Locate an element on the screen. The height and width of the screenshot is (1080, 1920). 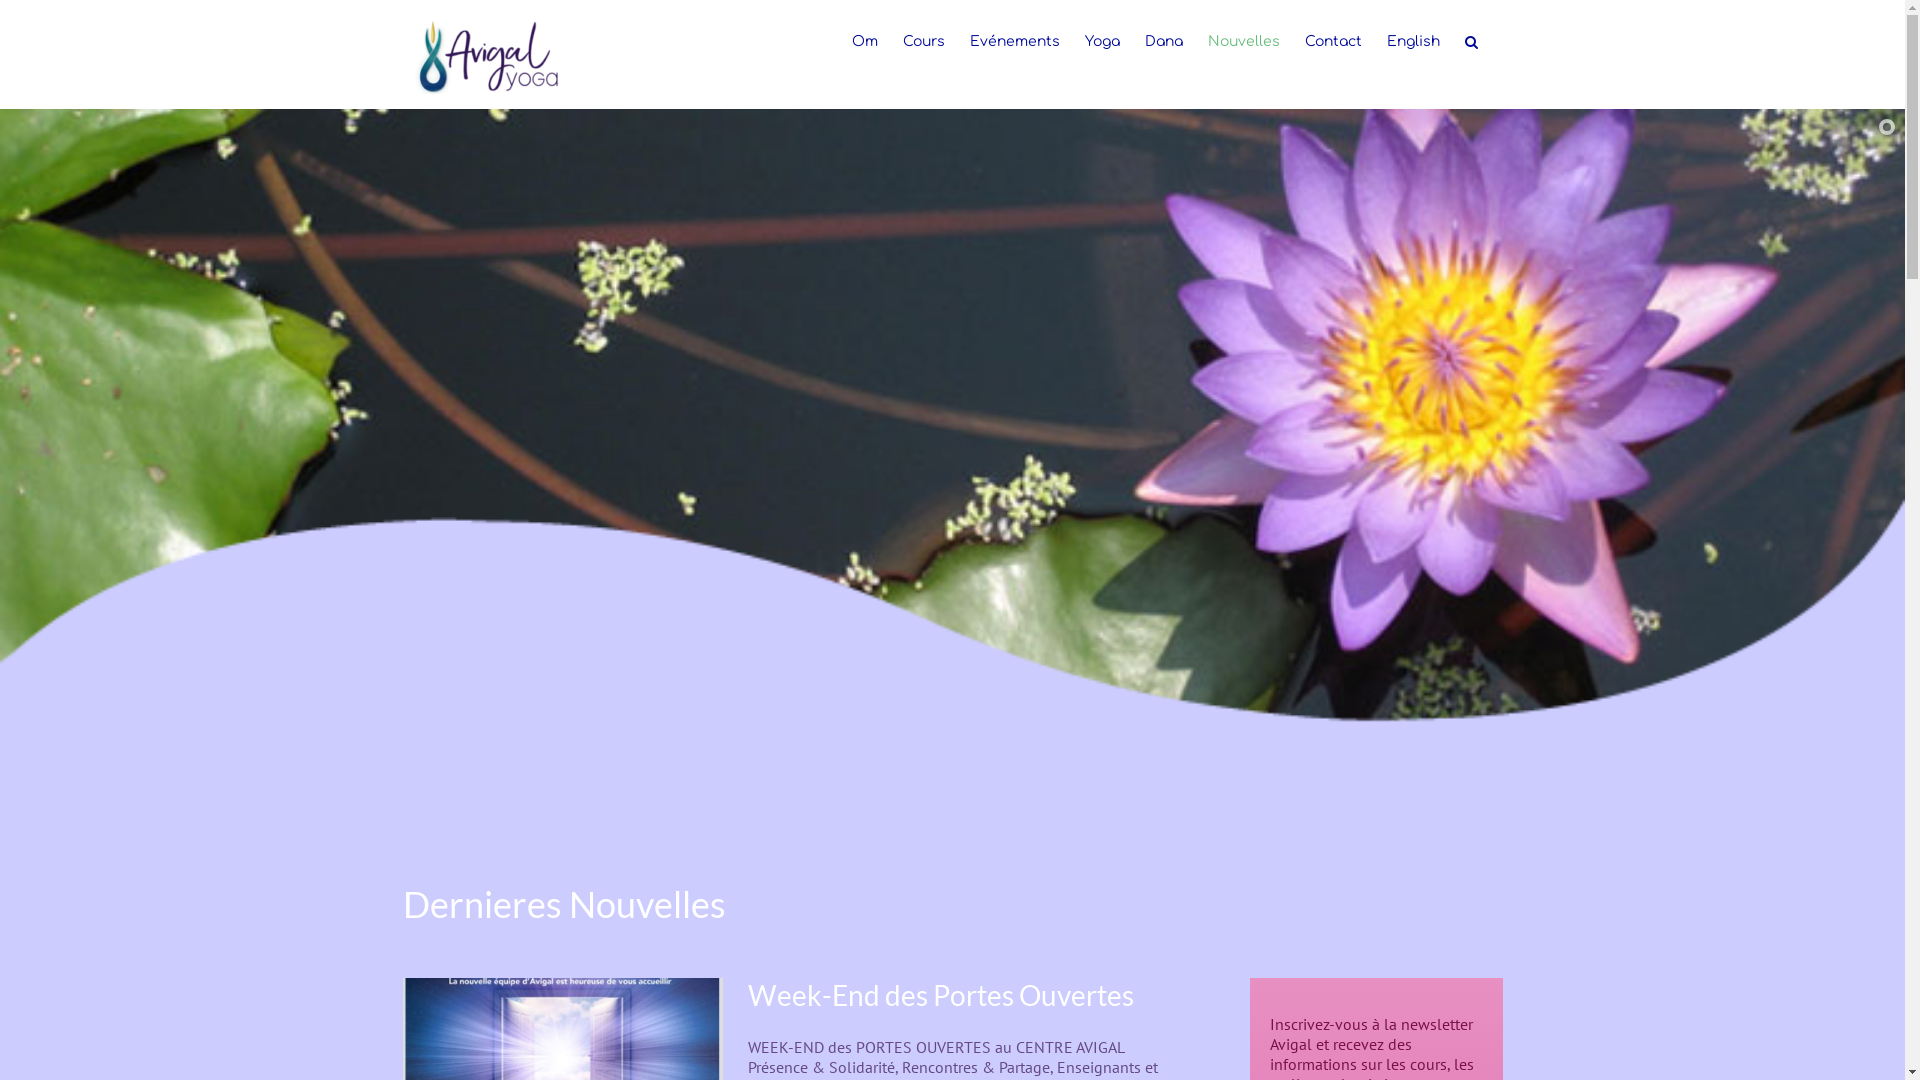
'Search' is located at coordinates (1470, 42).